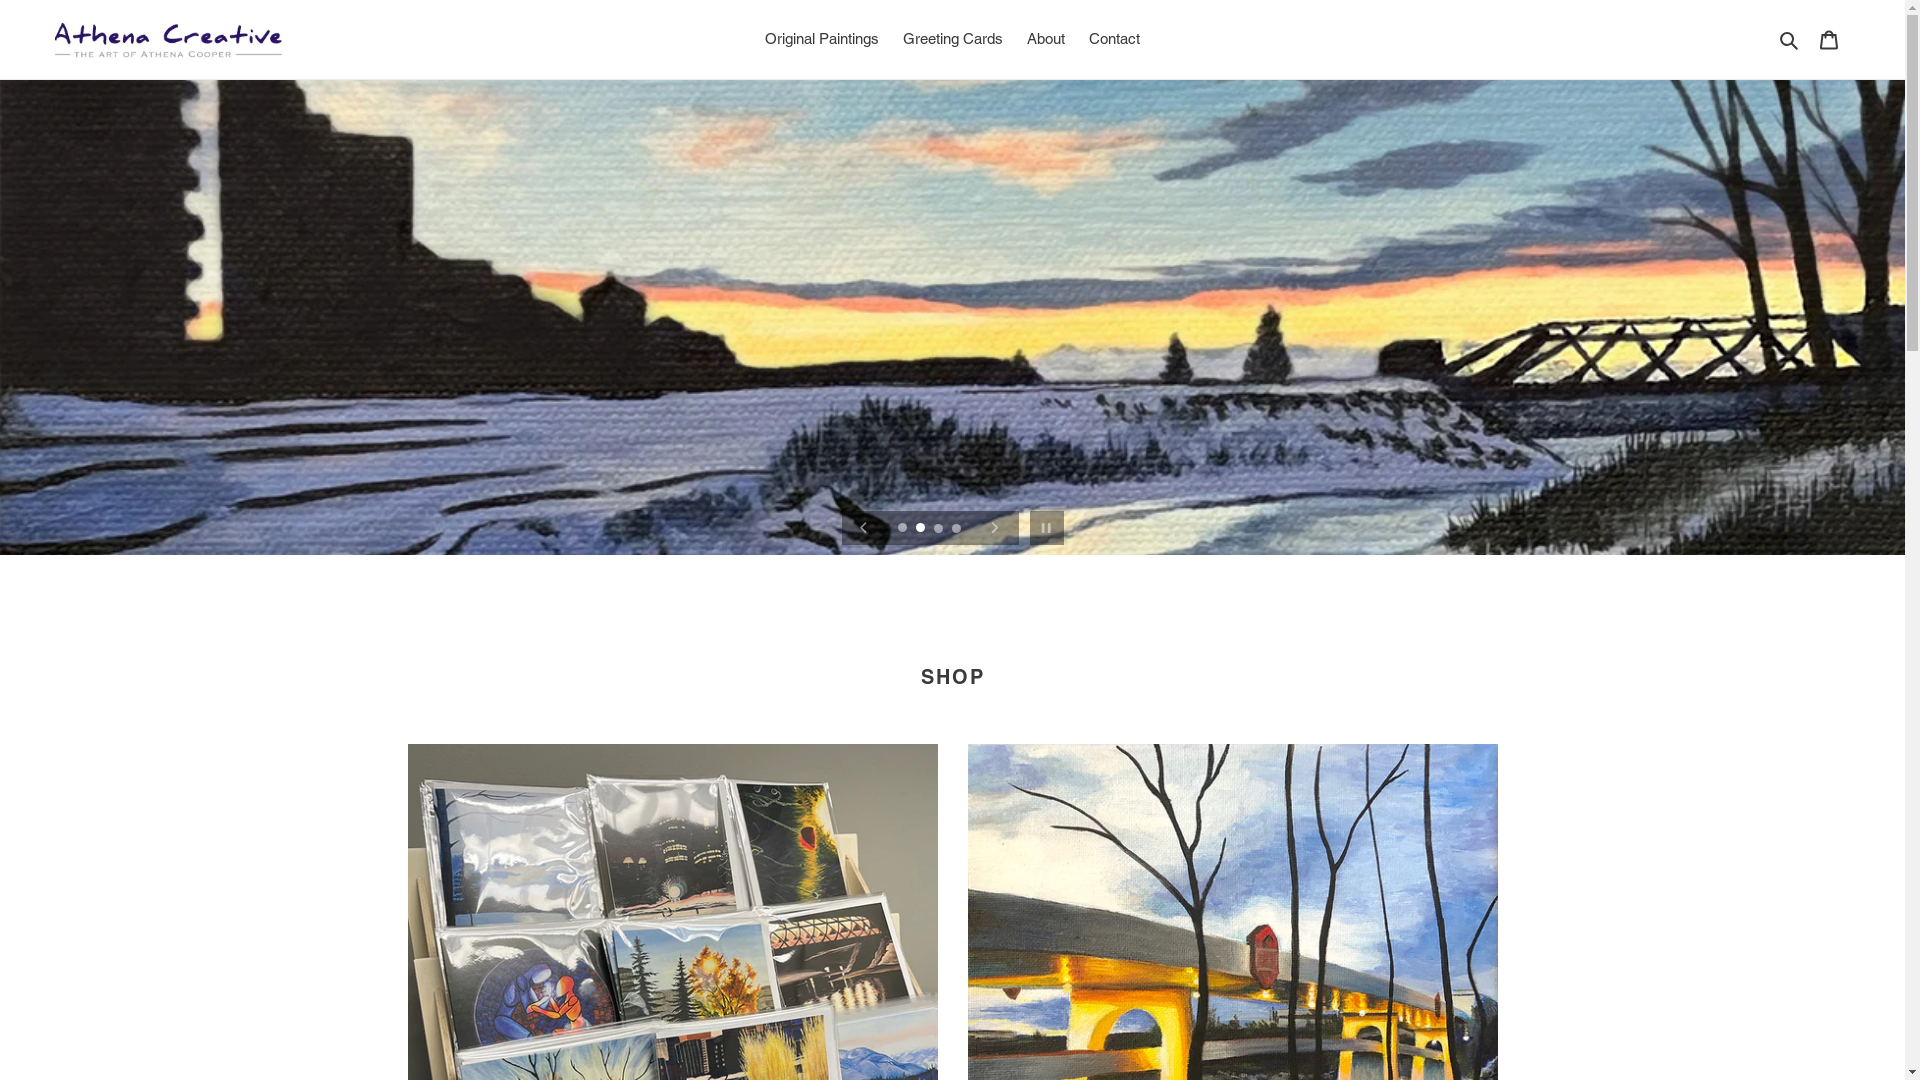 The image size is (1920, 1080). Describe the element at coordinates (1045, 39) in the screenshot. I see `'About'` at that location.